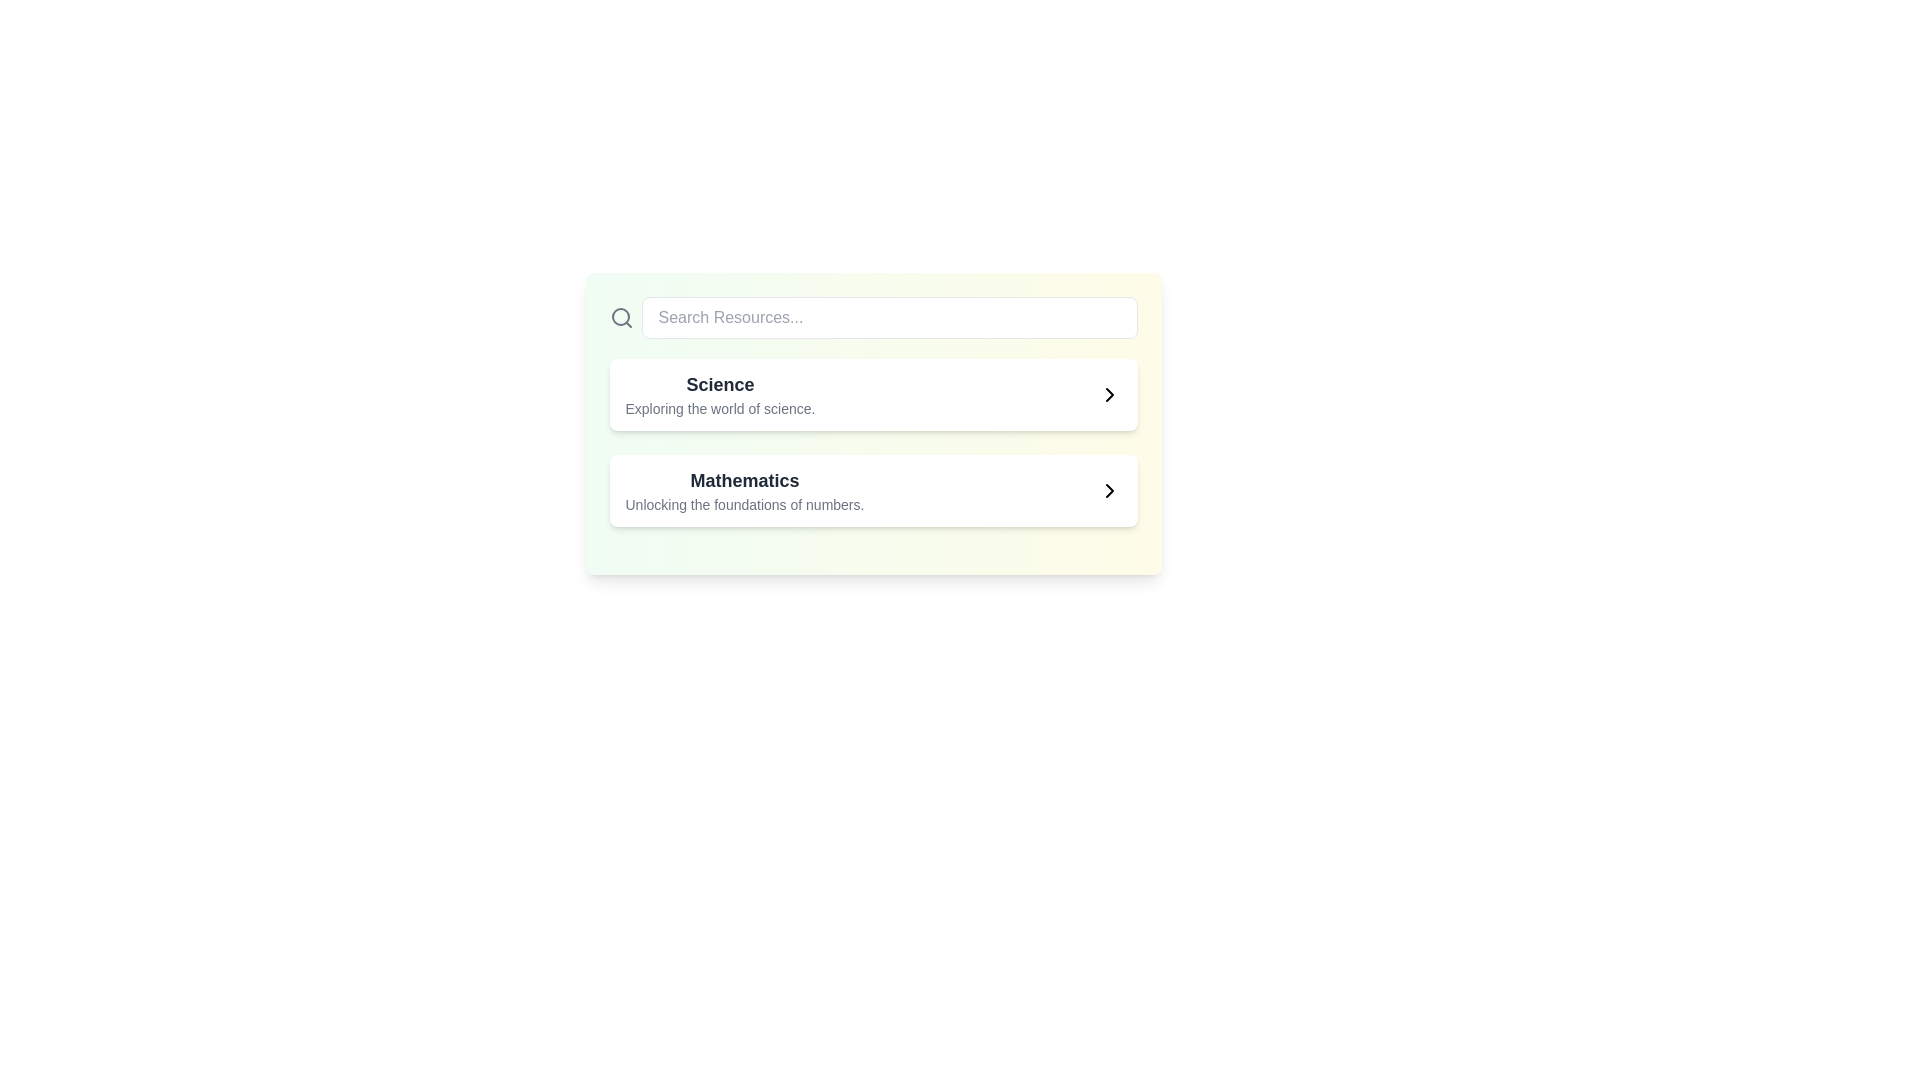  I want to click on text information from the text block that serves as a title and description for a clickable item related to mathematics, located in the center-right portion of the interface below the 'Science' card, so click(743, 490).